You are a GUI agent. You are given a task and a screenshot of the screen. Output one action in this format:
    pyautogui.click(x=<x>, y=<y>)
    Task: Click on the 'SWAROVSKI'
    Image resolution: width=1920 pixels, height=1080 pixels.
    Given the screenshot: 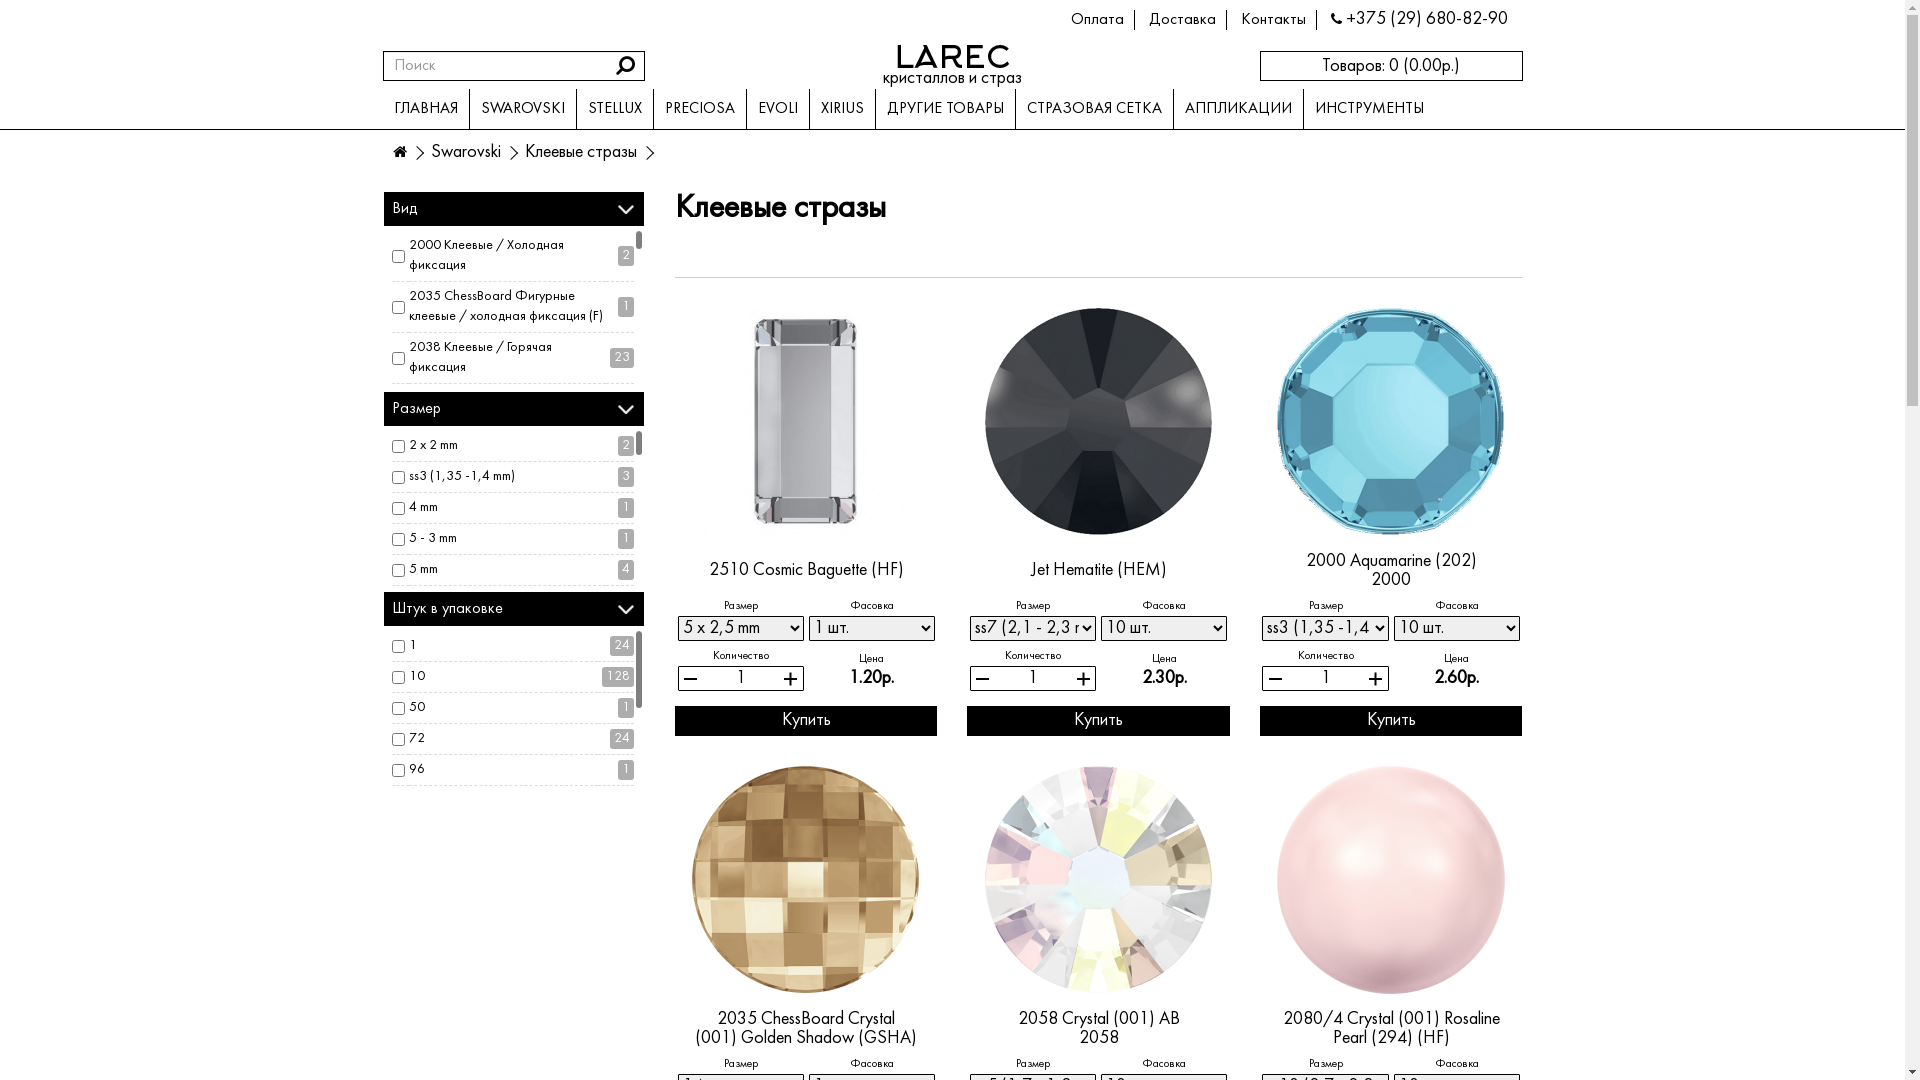 What is the action you would take?
    pyautogui.click(x=466, y=108)
    